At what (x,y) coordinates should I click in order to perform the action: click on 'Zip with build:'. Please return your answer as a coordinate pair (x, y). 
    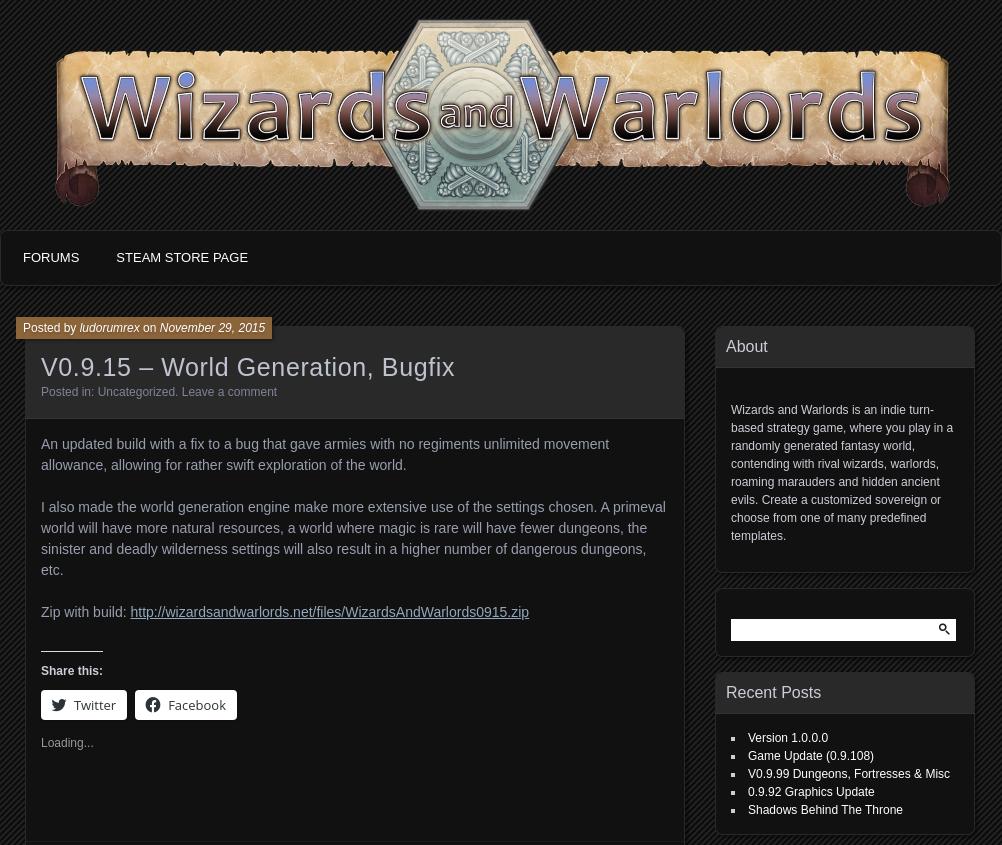
    Looking at the image, I should click on (84, 612).